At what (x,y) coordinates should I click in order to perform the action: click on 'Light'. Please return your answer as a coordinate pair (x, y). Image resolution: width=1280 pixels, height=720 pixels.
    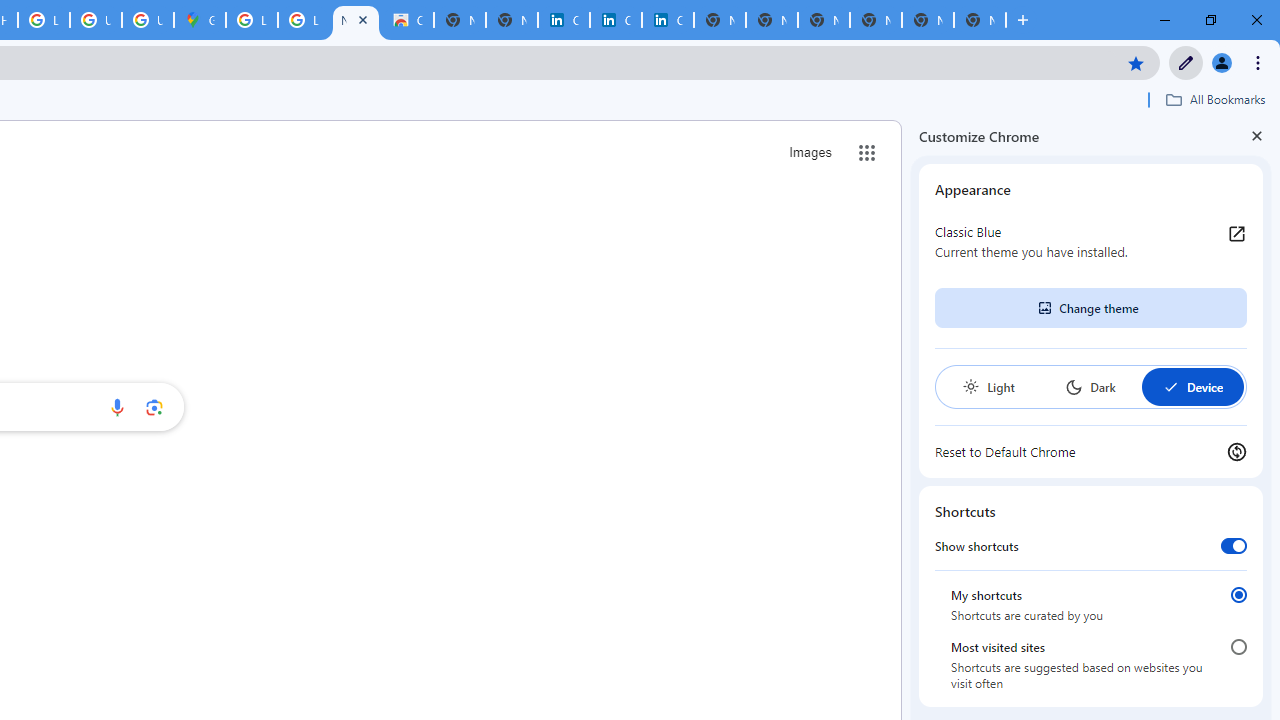
    Looking at the image, I should click on (988, 387).